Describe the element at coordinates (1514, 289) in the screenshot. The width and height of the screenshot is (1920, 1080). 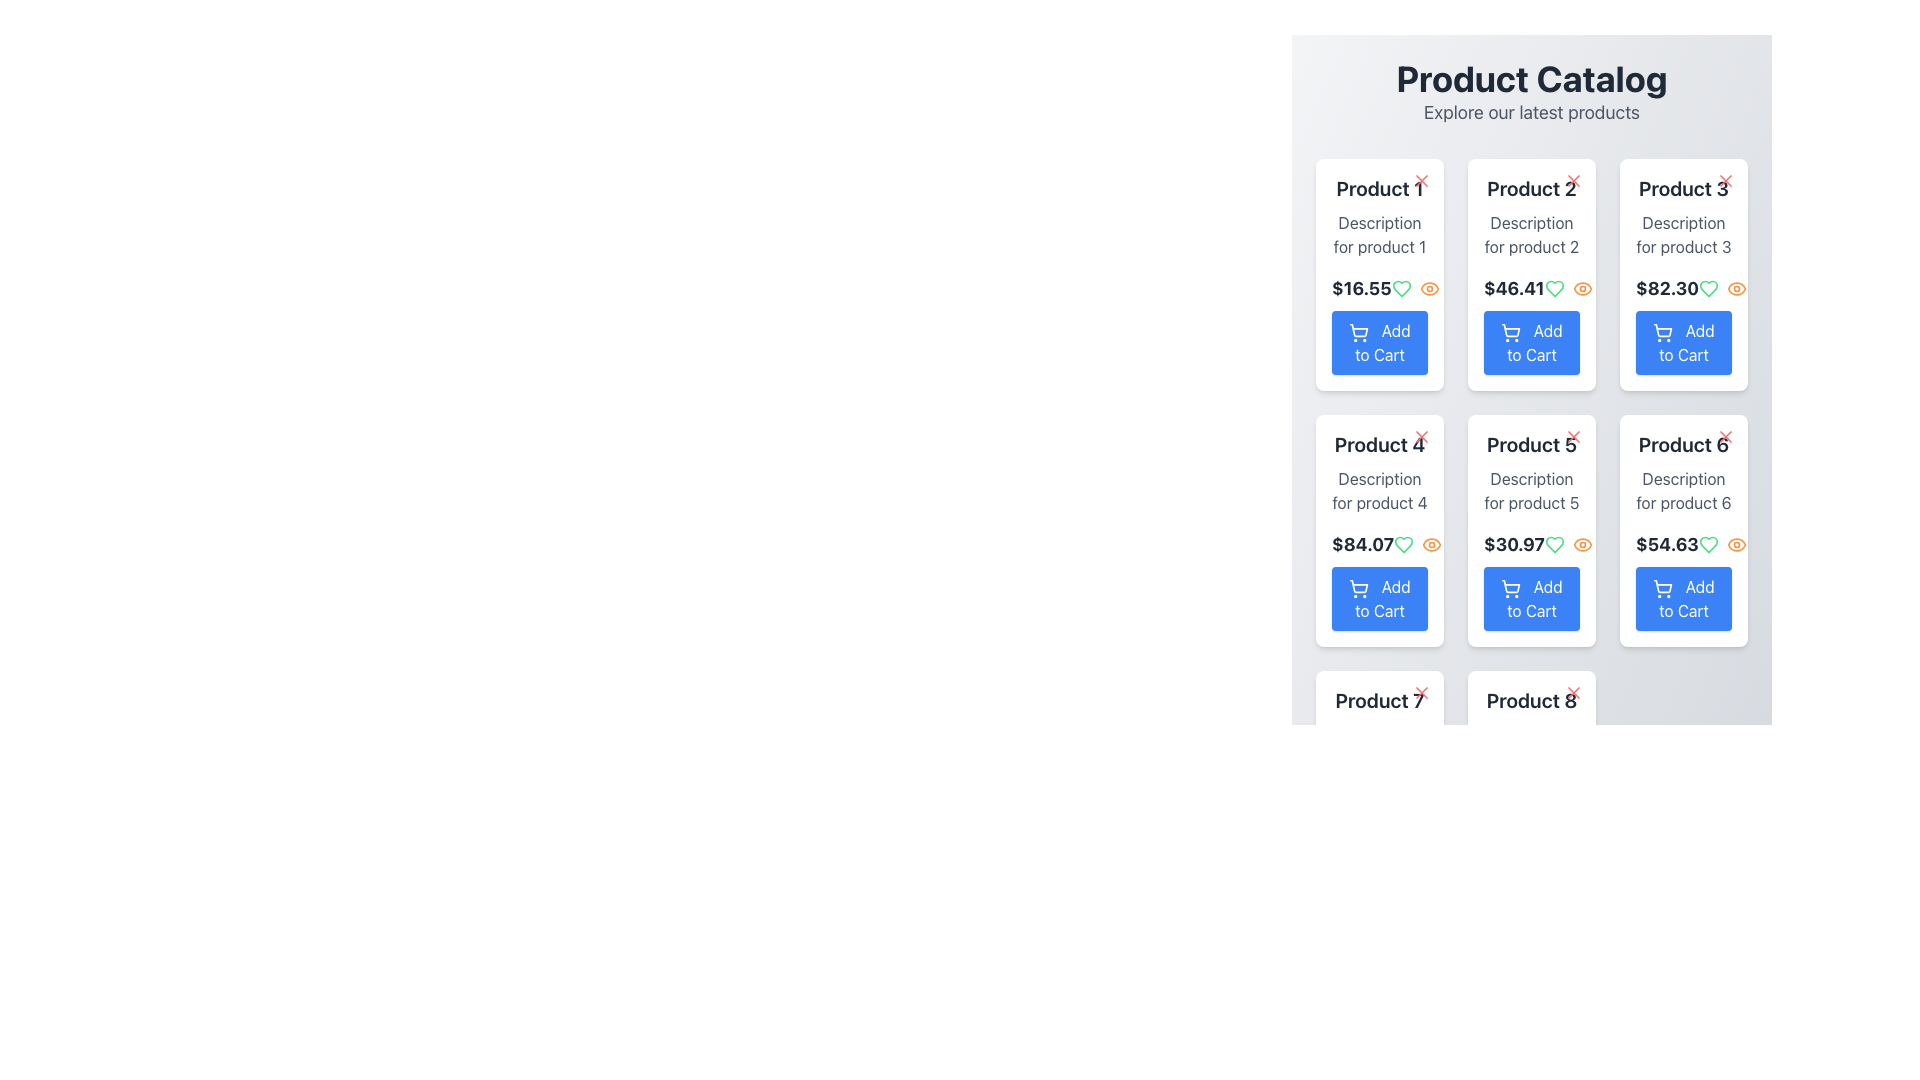
I see `the bold, large dark gray text displaying '$46.41' located in the second card labeled 'Product 2' within the grid layout` at that location.